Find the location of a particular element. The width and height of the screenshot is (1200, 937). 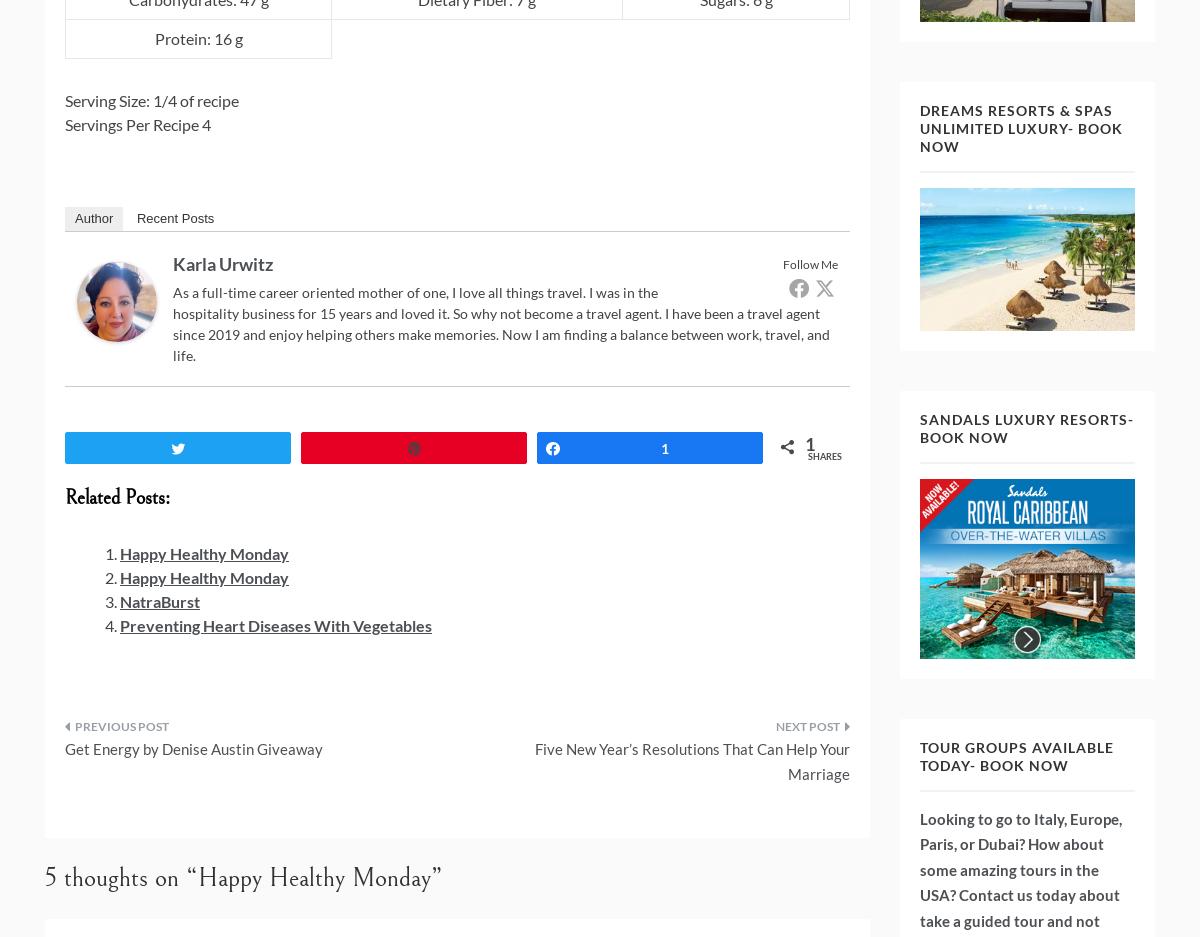

'Serving Size: 1/4 of recipe' is located at coordinates (151, 98).